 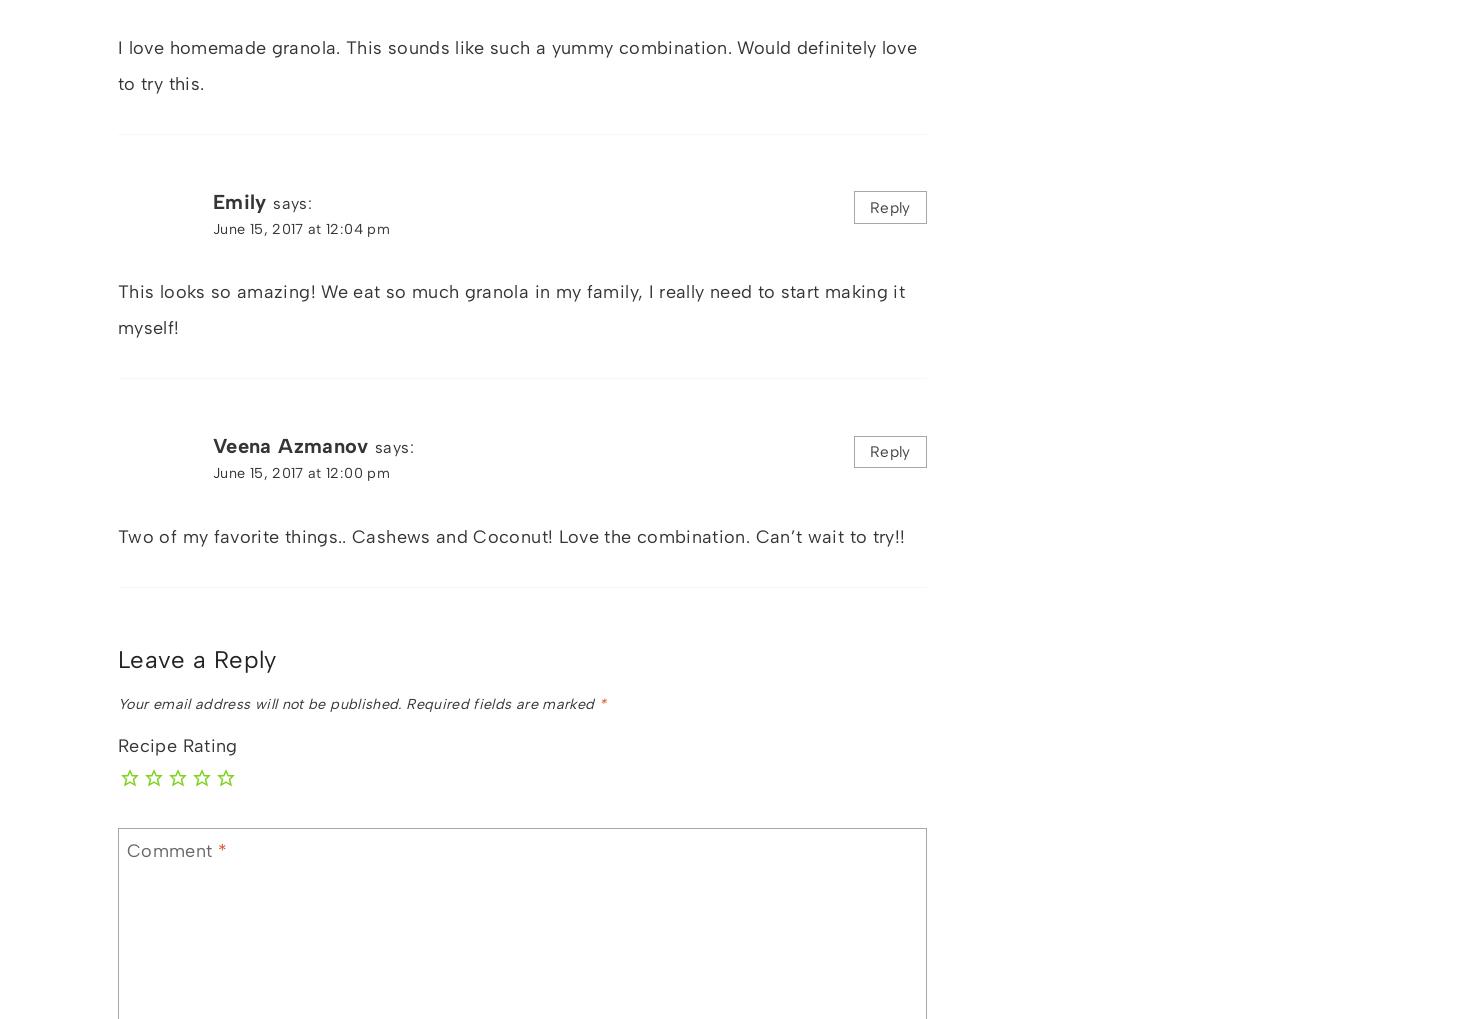 I want to click on 'This looks so amazing! We eat so much granola in my family, I really need to start making it myself!', so click(x=510, y=308).